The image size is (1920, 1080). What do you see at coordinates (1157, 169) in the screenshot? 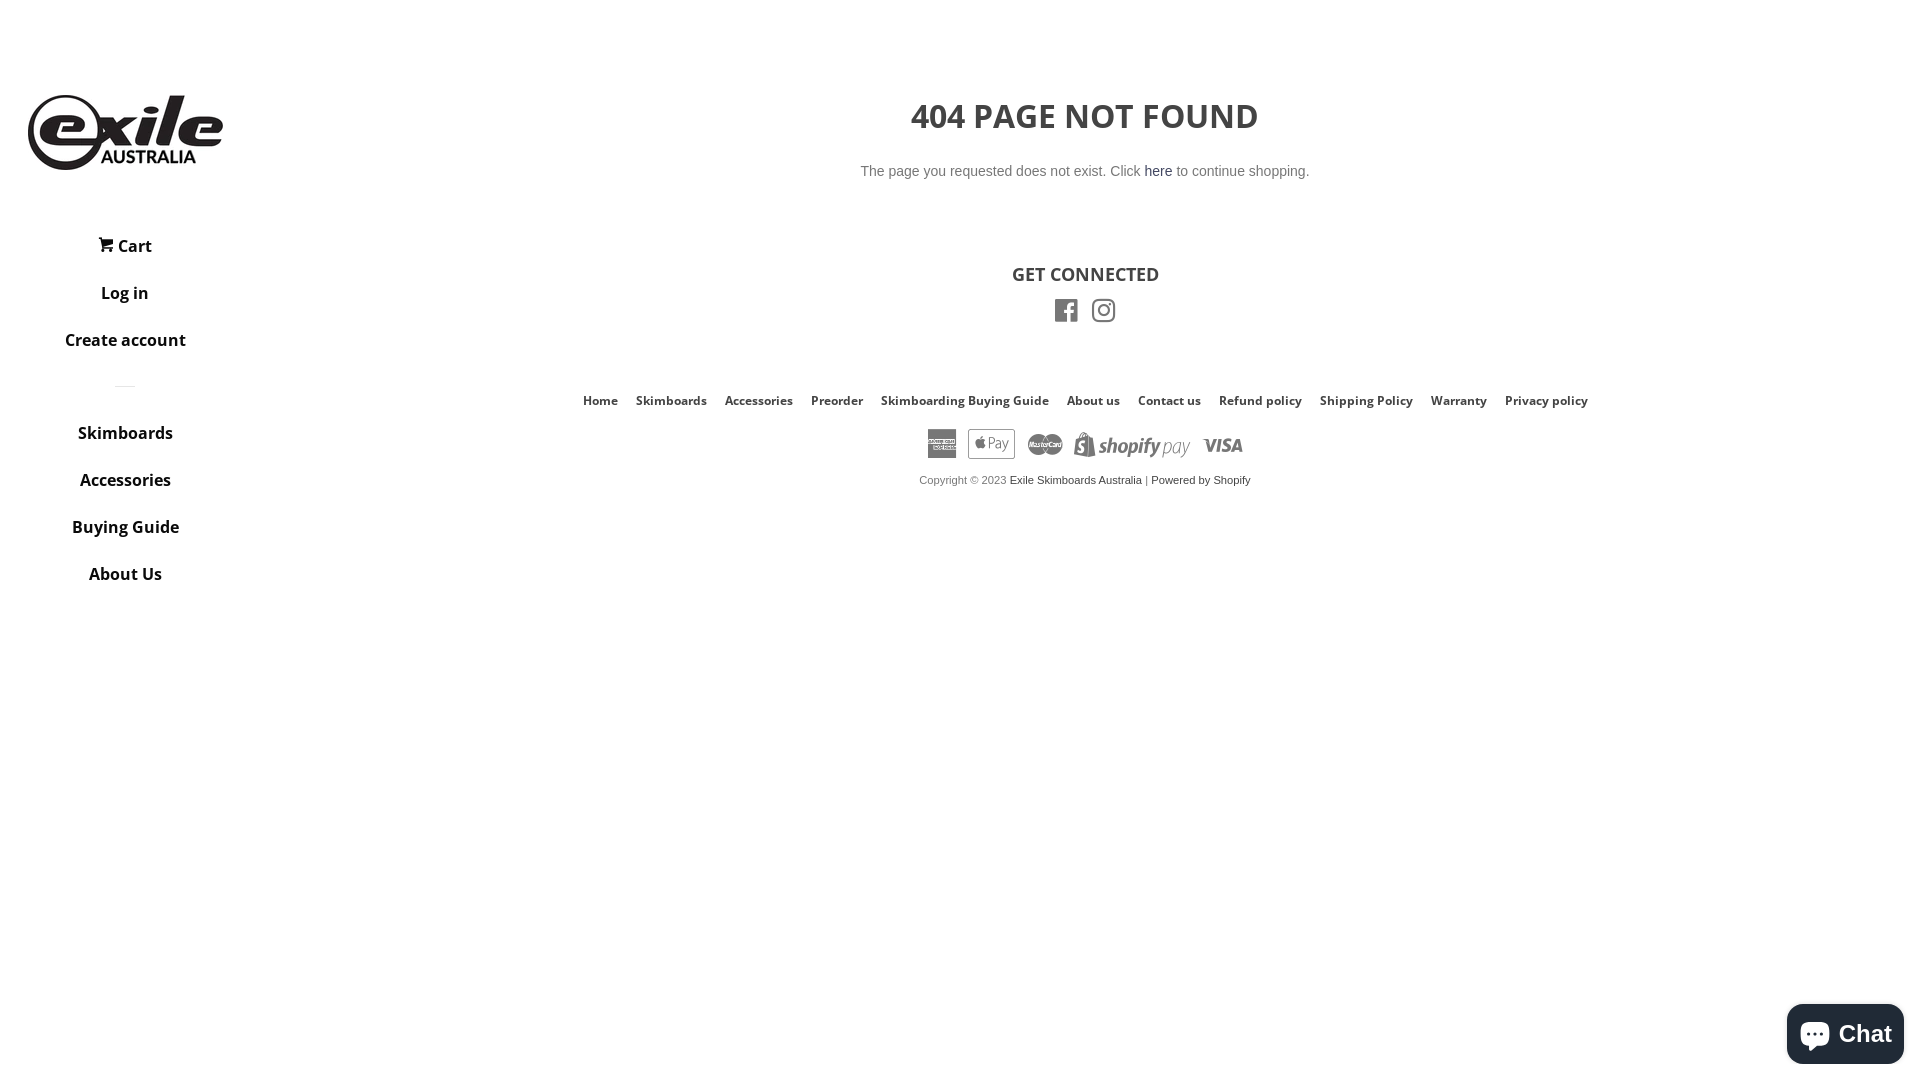
I see `'here'` at bounding box center [1157, 169].